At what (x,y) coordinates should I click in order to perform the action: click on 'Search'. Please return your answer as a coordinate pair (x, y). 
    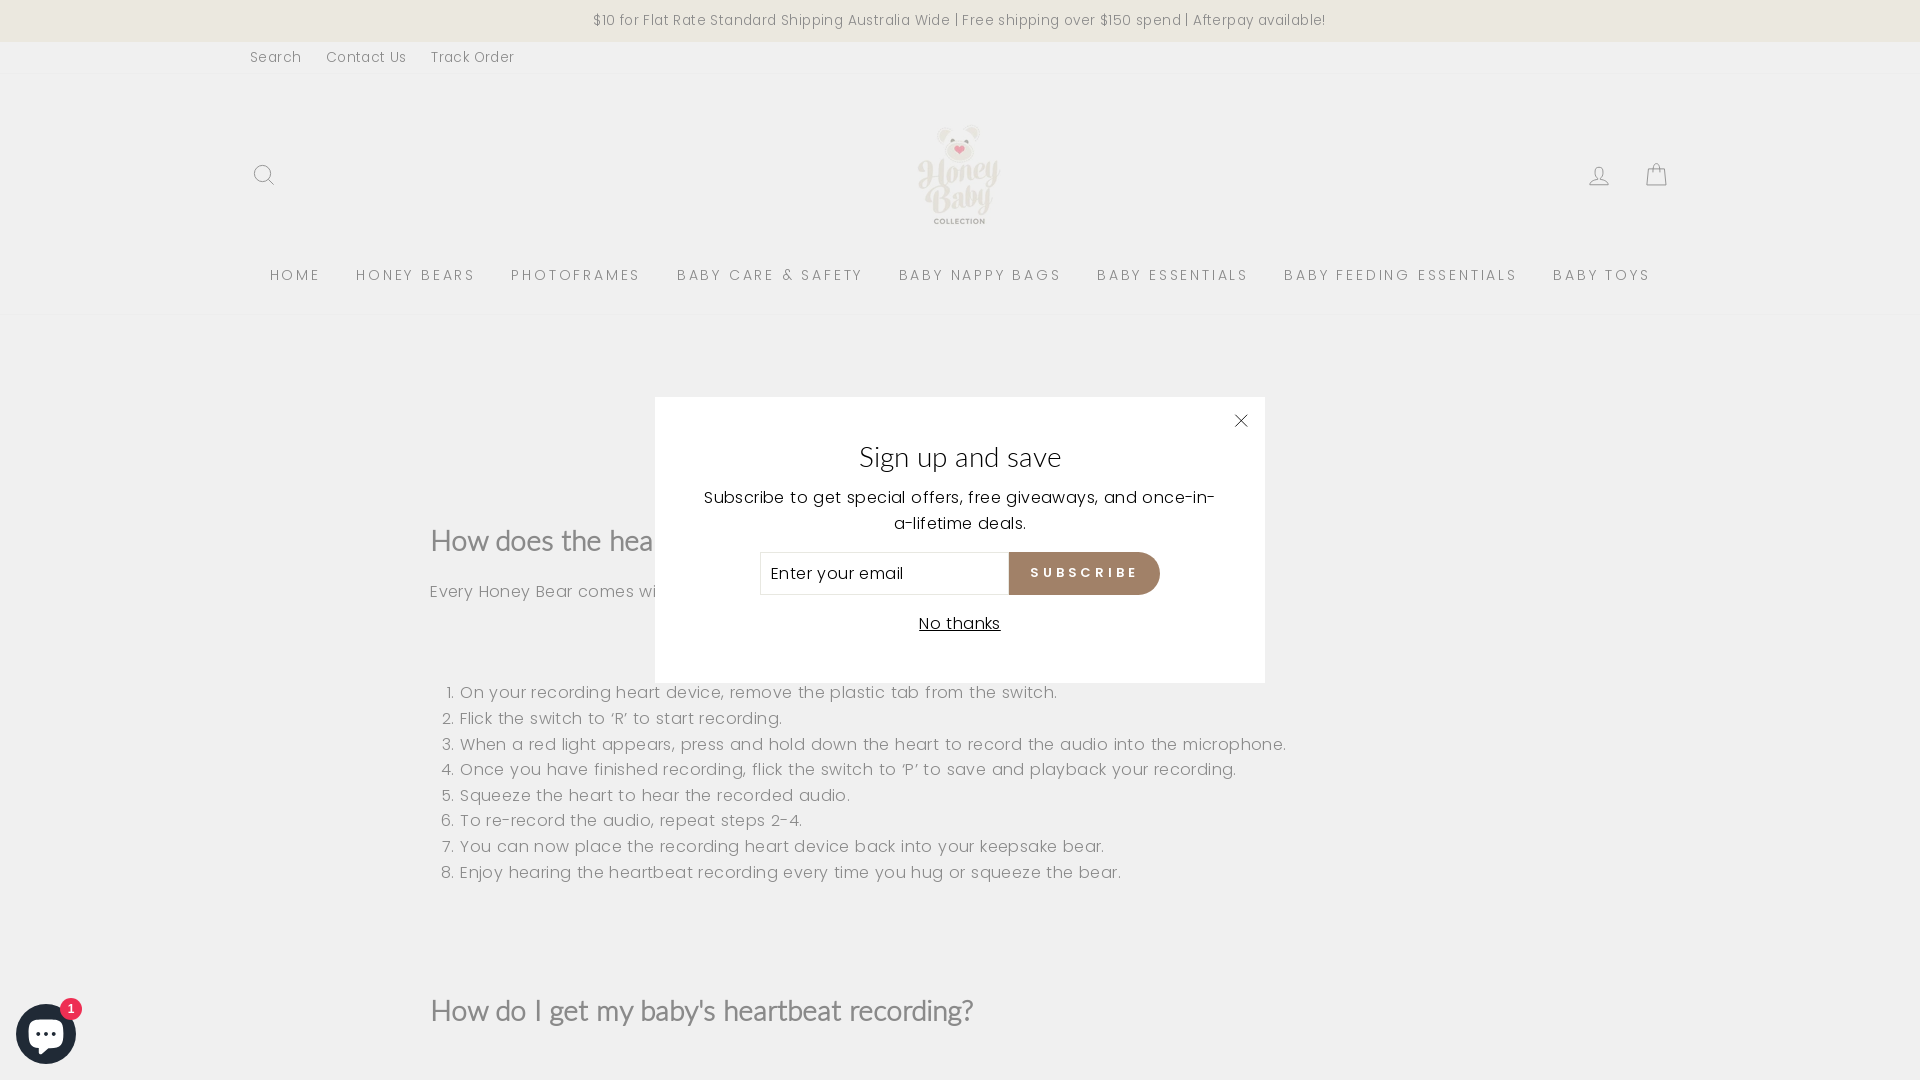
    Looking at the image, I should click on (274, 56).